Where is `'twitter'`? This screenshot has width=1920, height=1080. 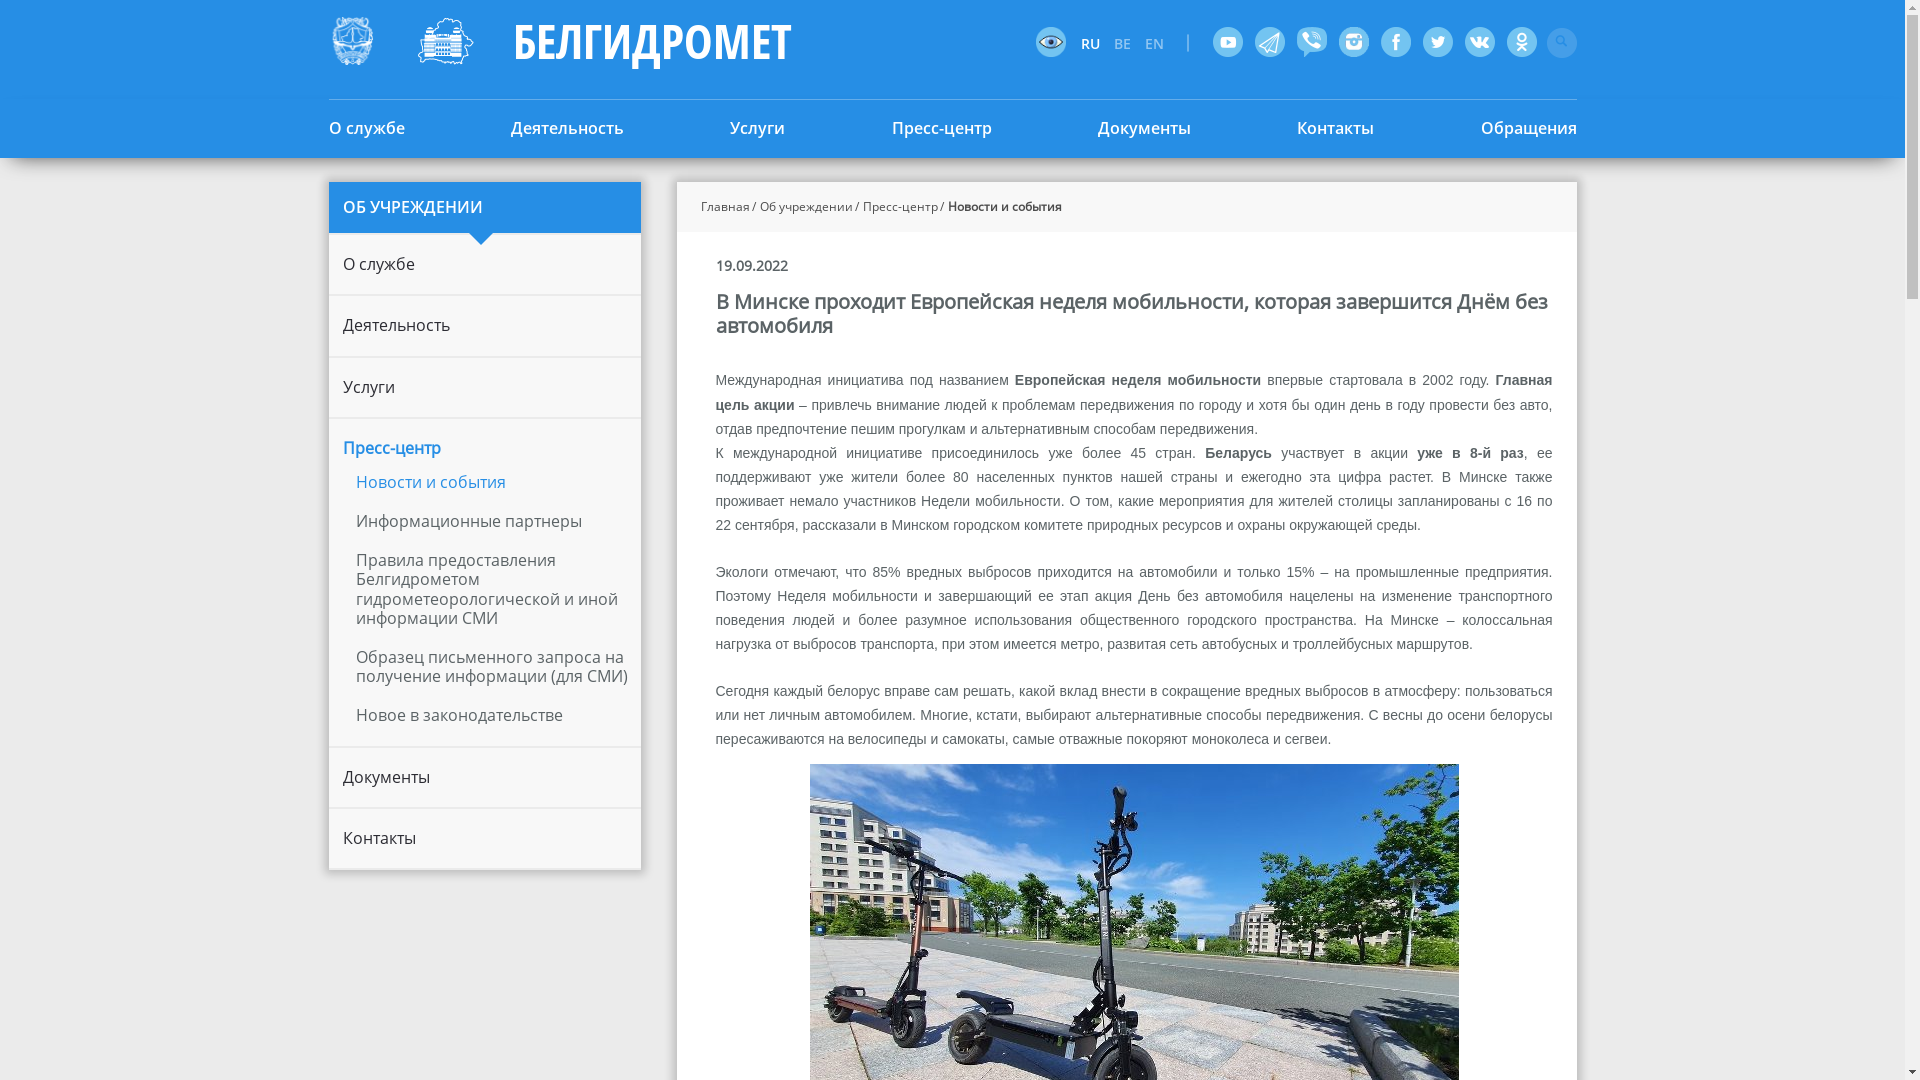 'twitter' is located at coordinates (1435, 42).